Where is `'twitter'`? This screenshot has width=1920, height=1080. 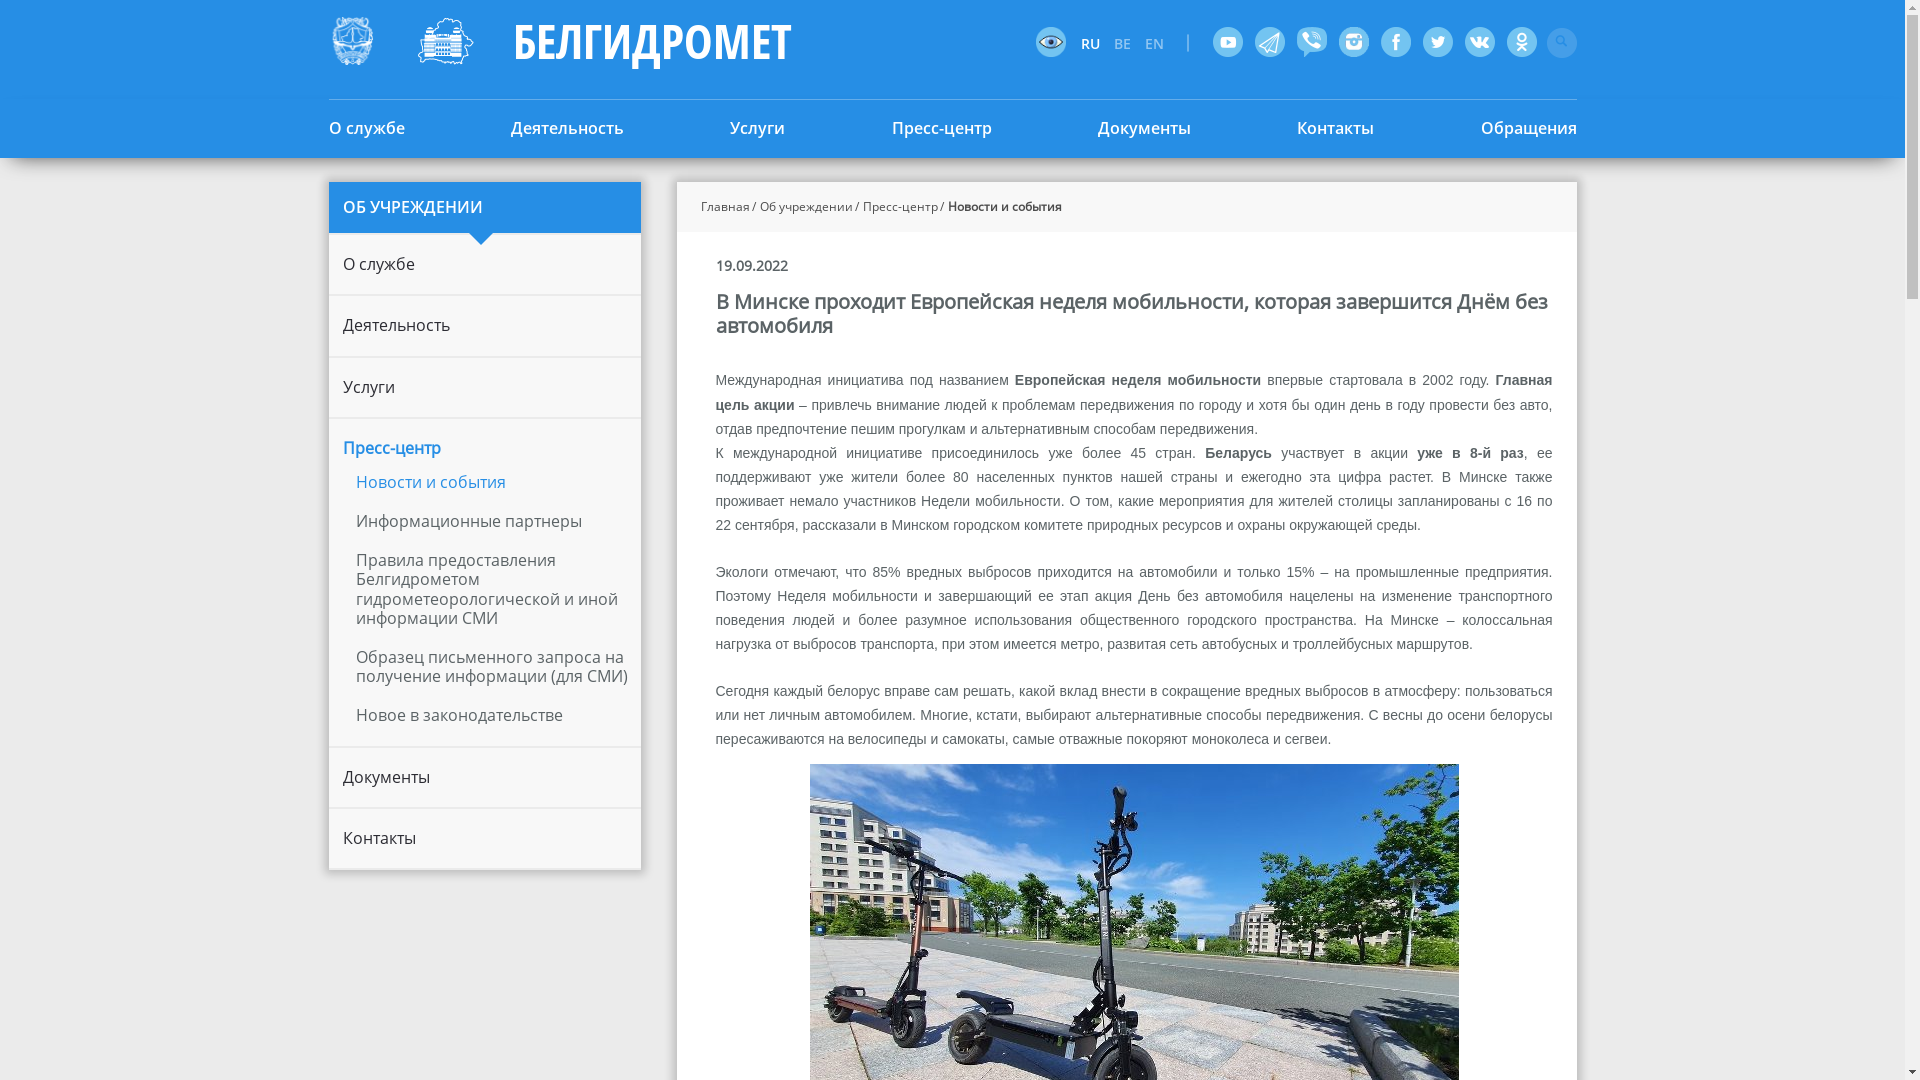 'twitter' is located at coordinates (1435, 42).